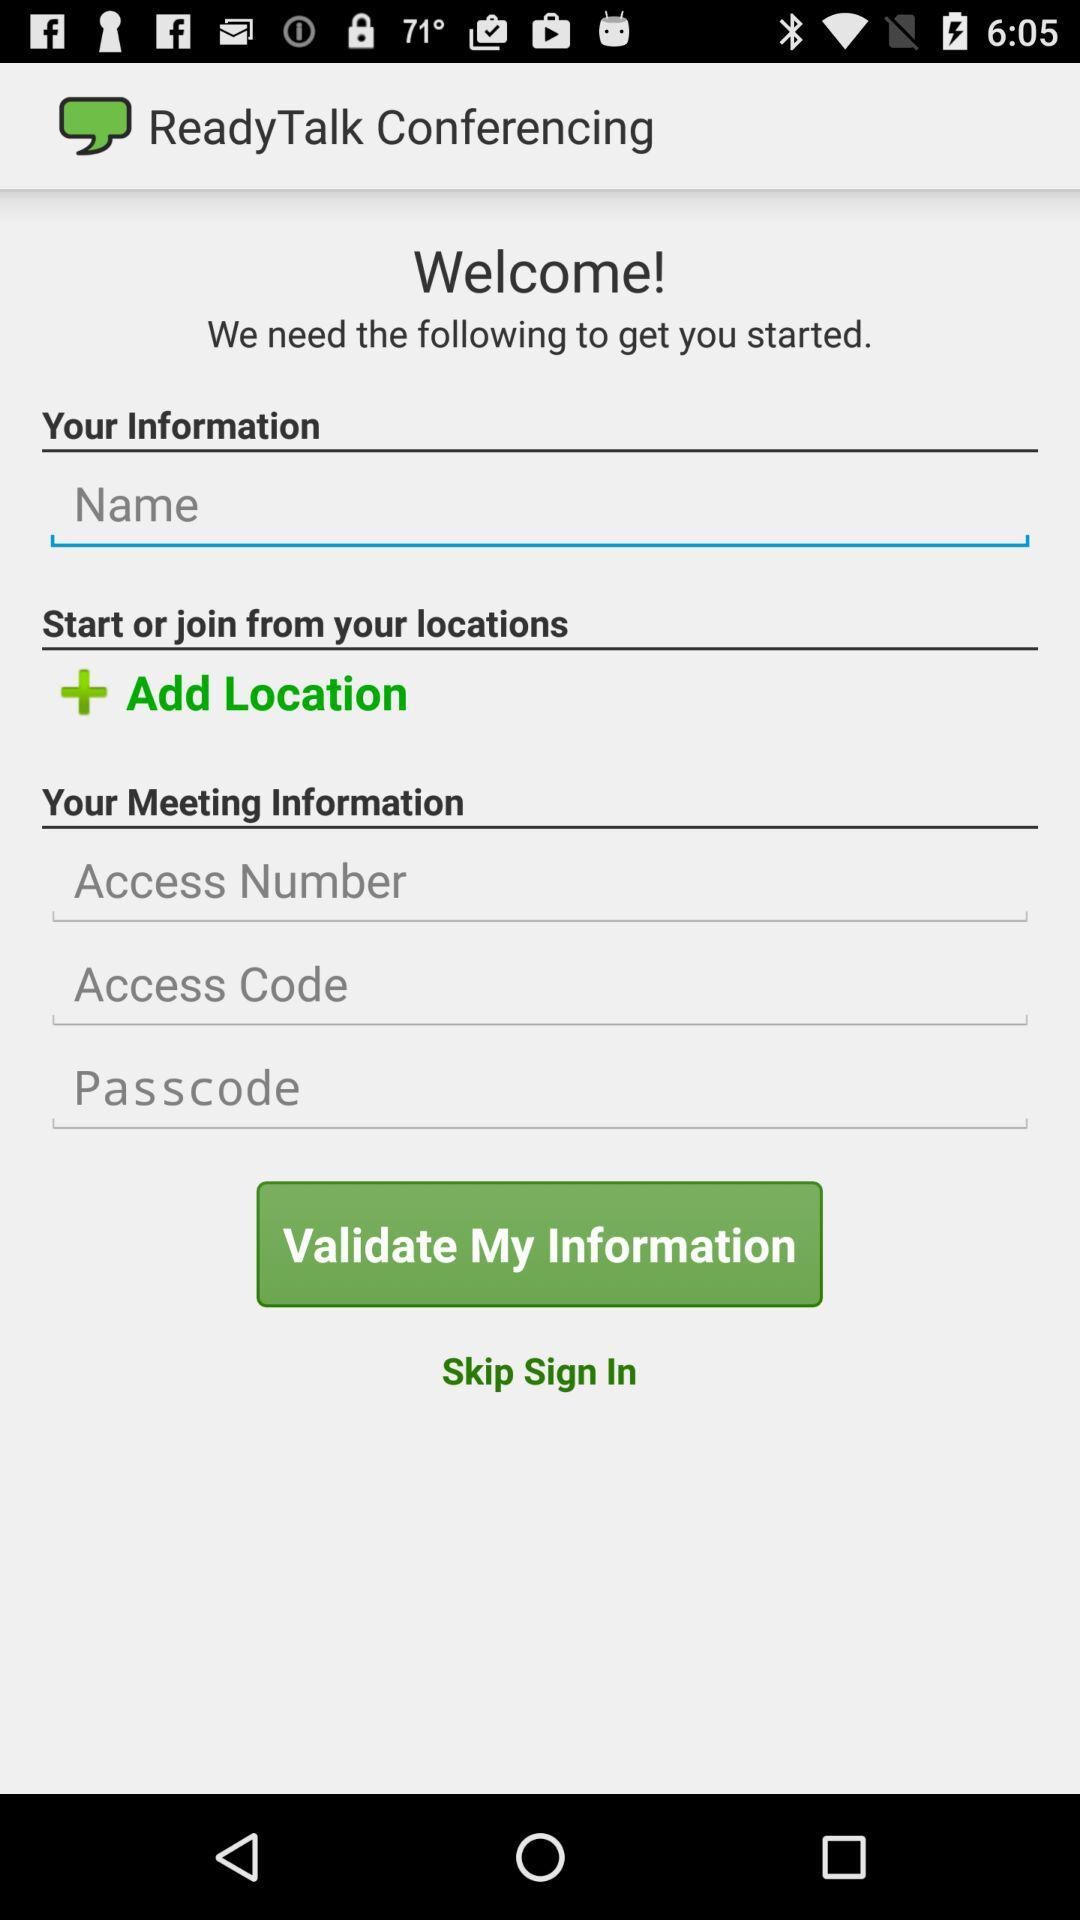  I want to click on skip sign in button, so click(538, 1369).